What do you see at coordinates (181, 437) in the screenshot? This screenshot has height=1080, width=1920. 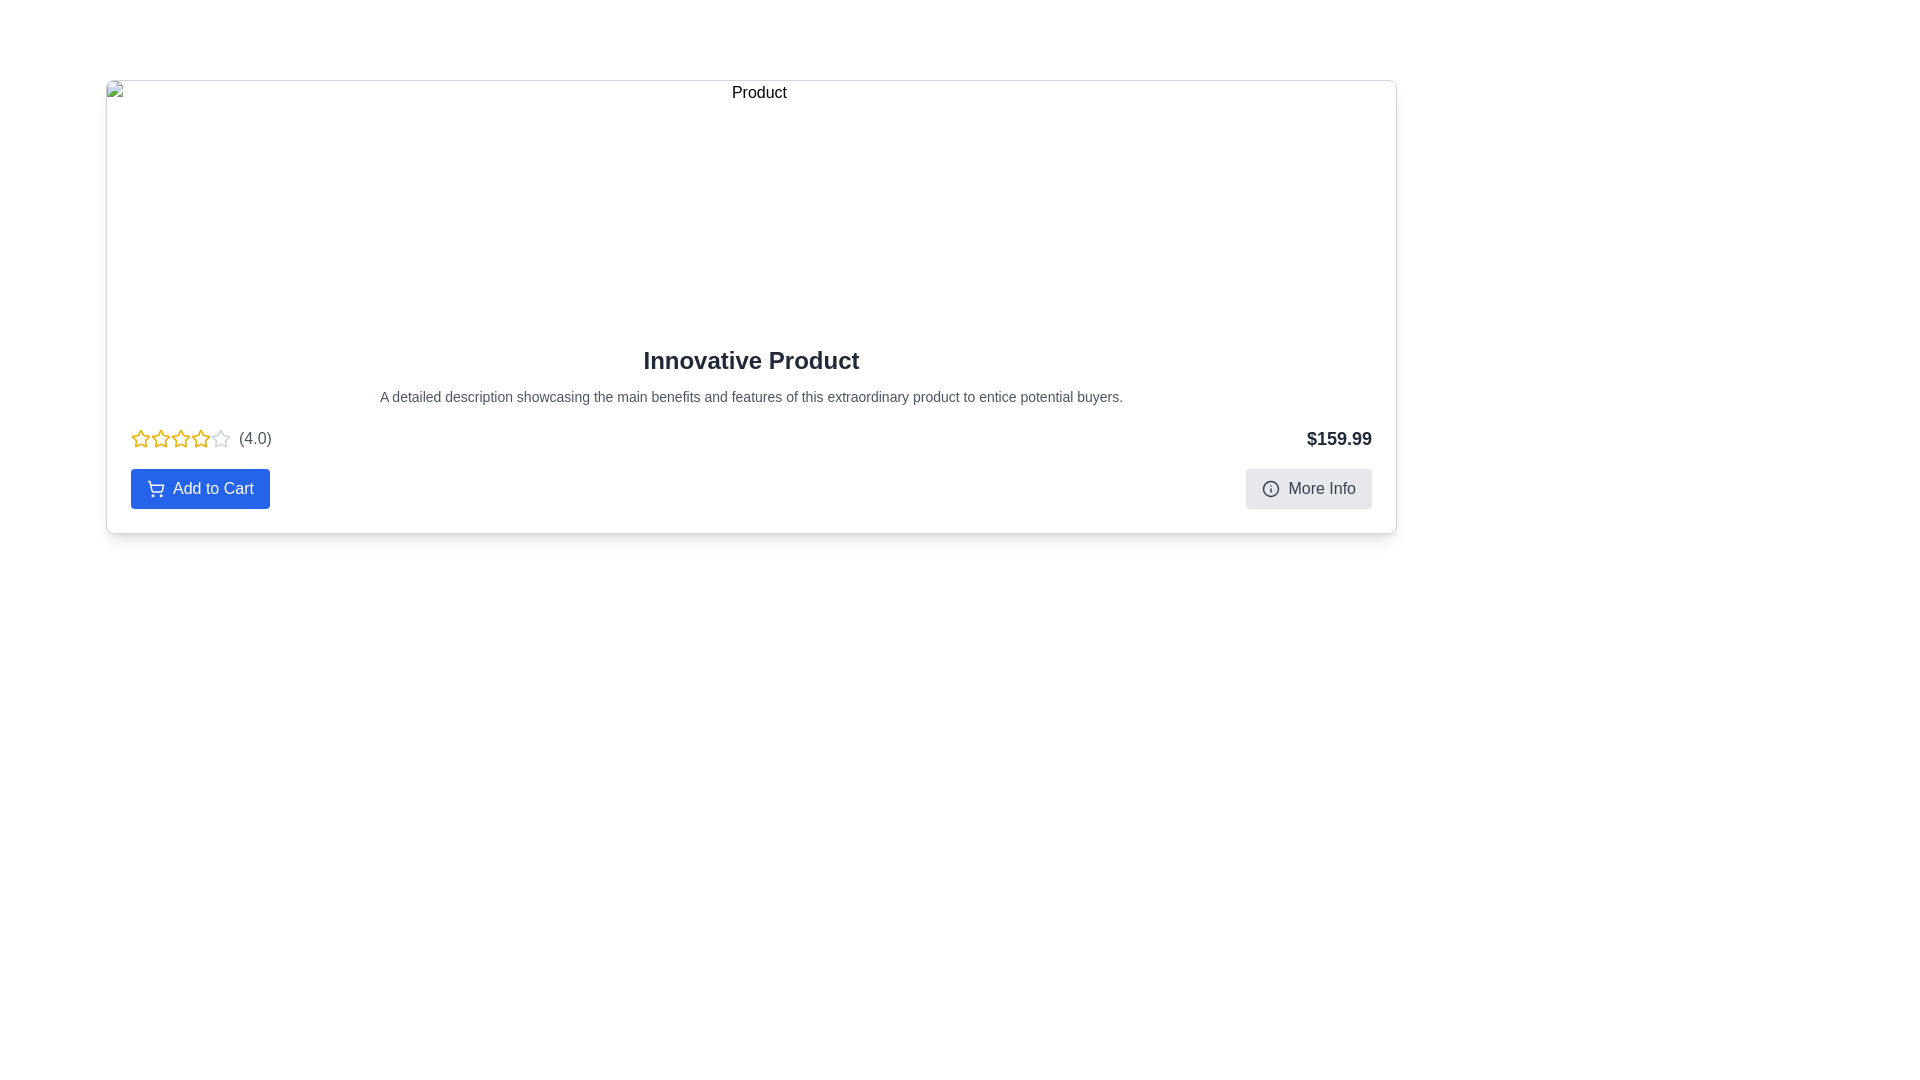 I see `the third star in the five-pointed star rating bar` at bounding box center [181, 437].